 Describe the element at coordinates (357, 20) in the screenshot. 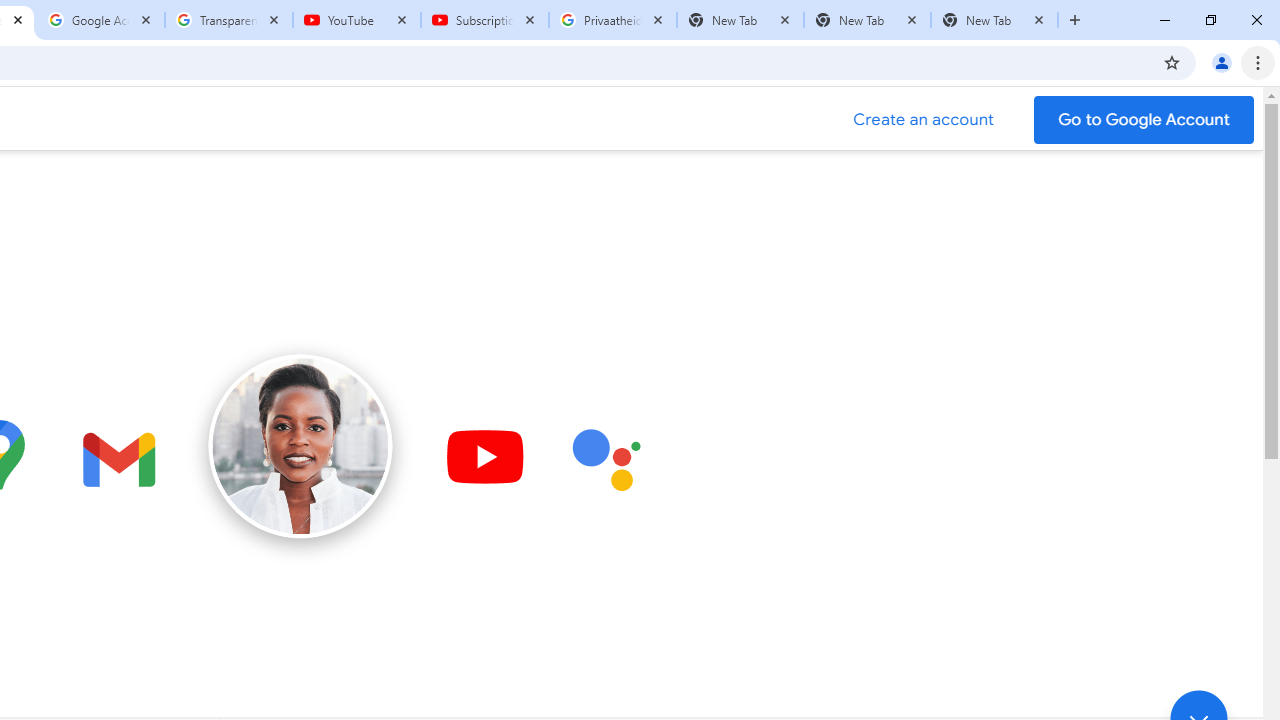

I see `'YouTube'` at that location.